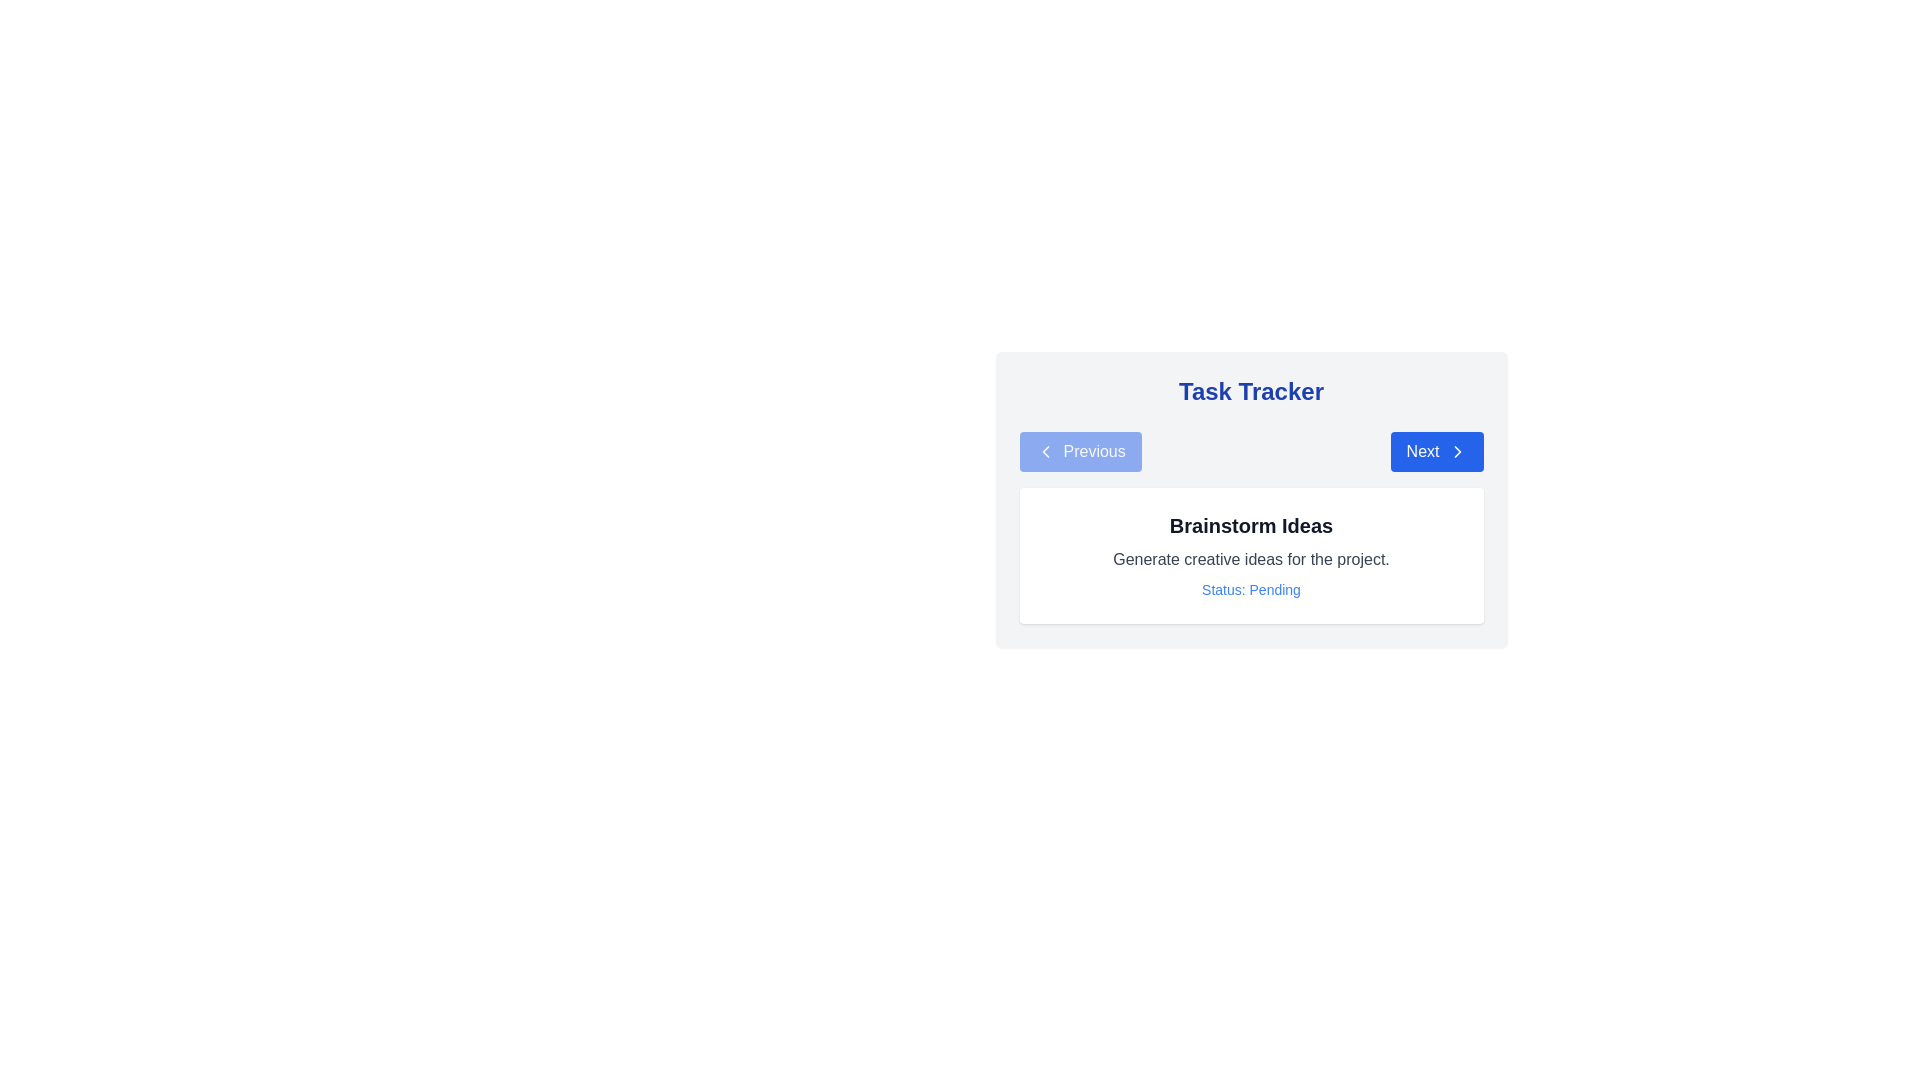 Image resolution: width=1920 pixels, height=1080 pixels. Describe the element at coordinates (1457, 451) in the screenshot. I see `the arrow icon in the 'Next' button located in the top-right section of the 'Task Tracker' card` at that location.